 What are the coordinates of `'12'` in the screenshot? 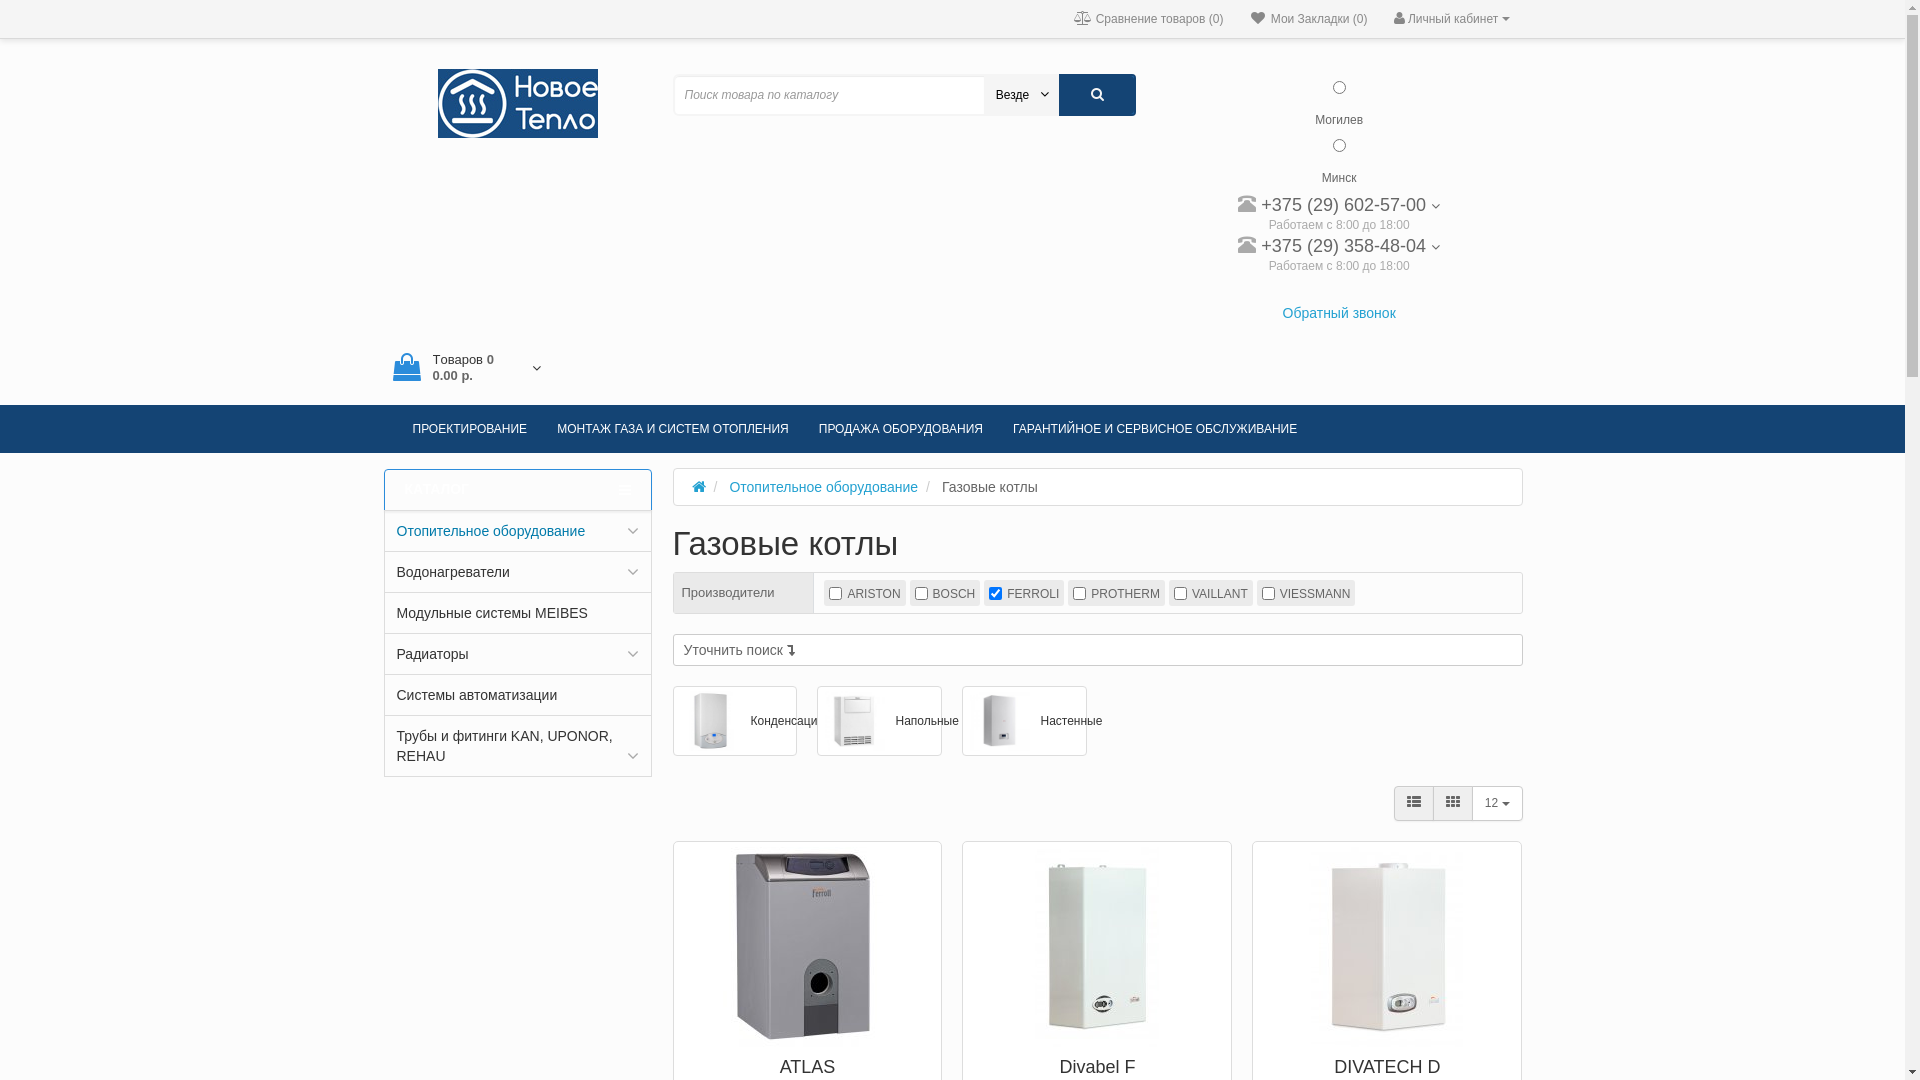 It's located at (1497, 801).